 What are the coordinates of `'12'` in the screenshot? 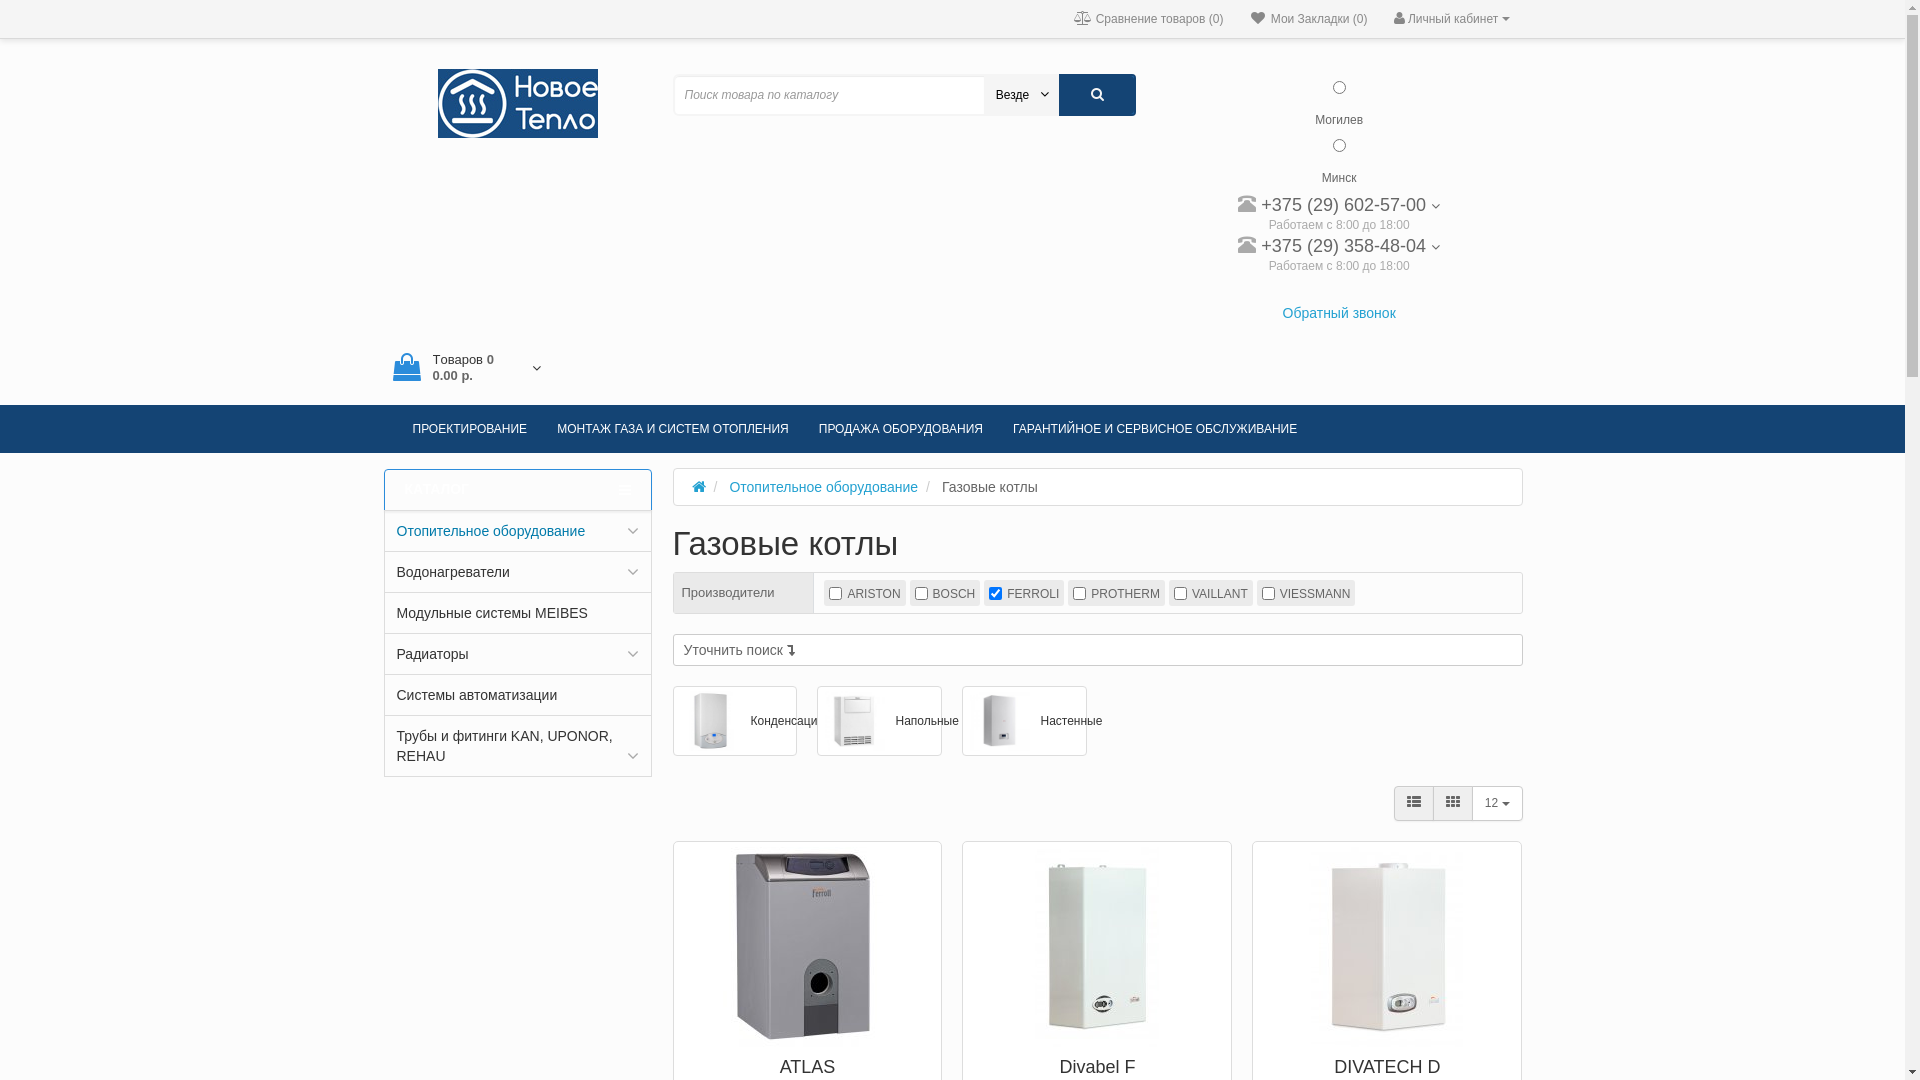 It's located at (1497, 801).